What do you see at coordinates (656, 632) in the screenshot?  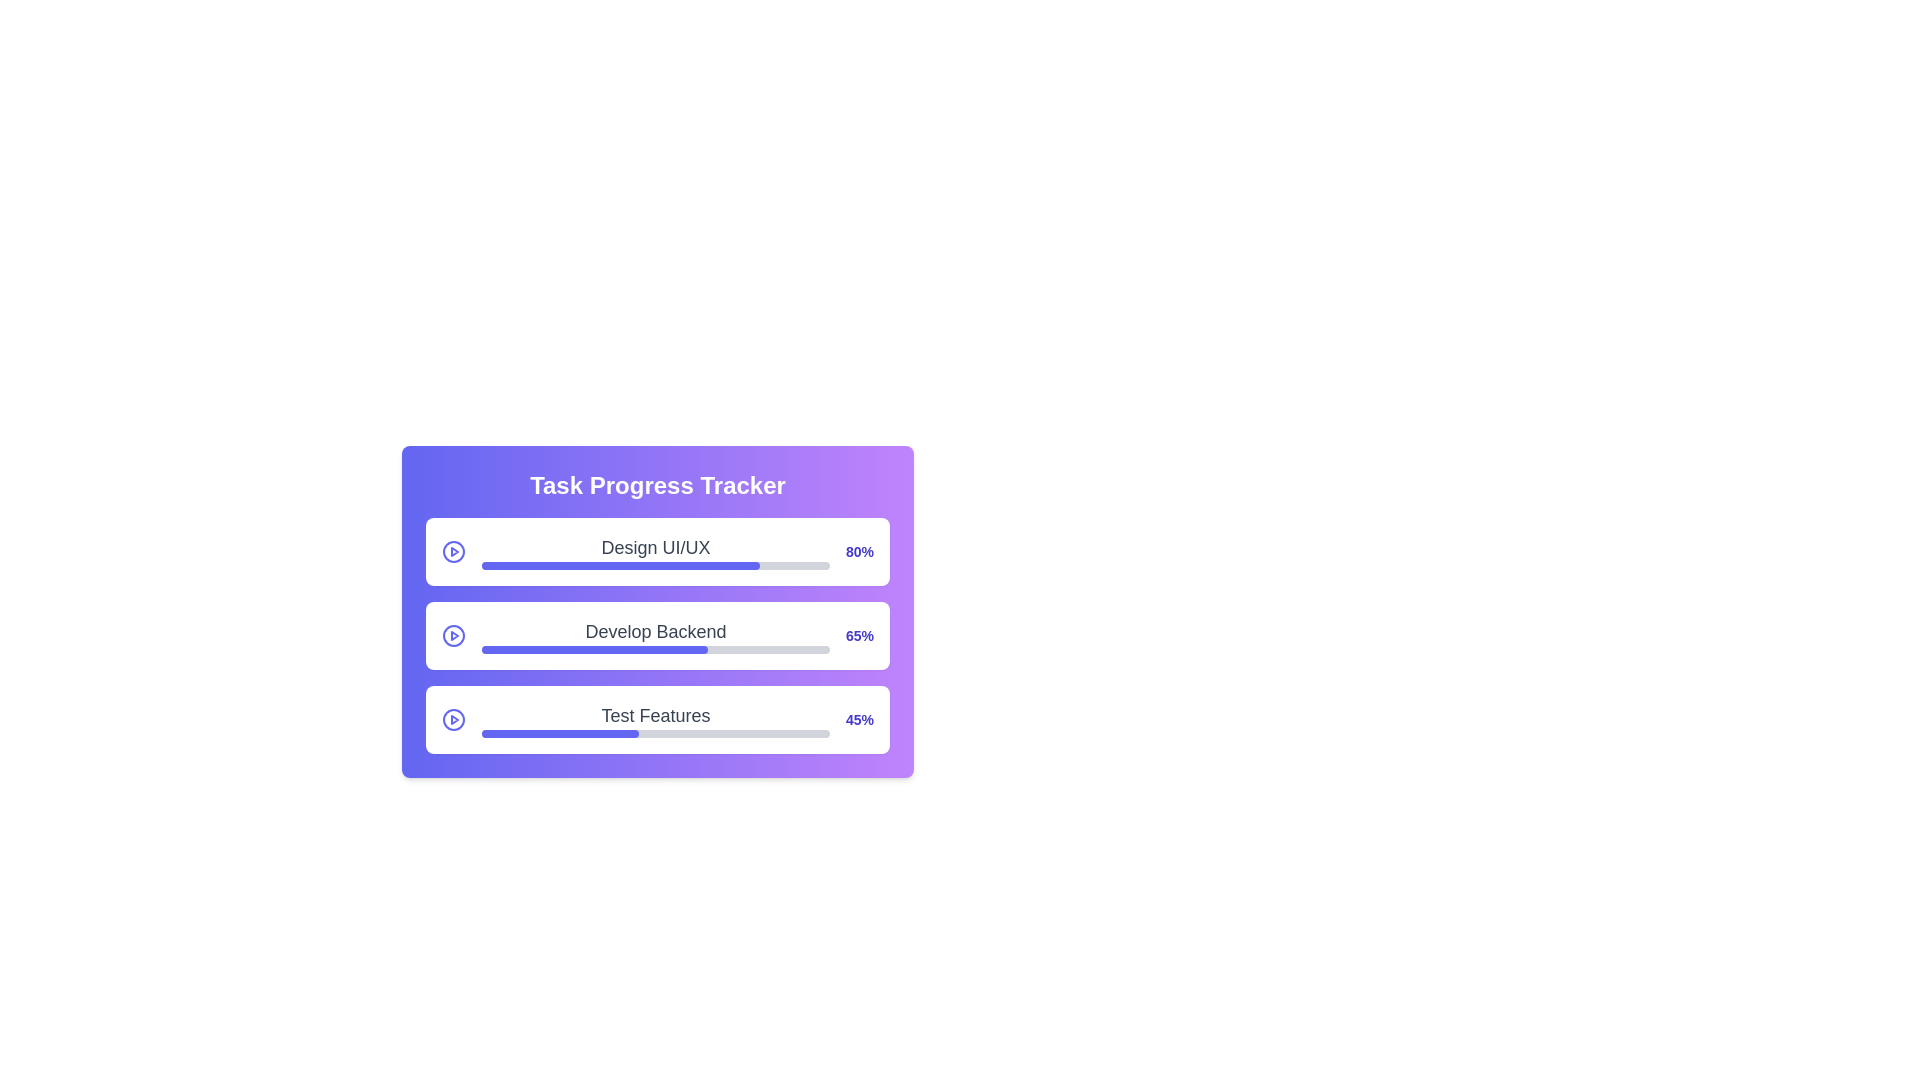 I see `the task label in the 'Task Progress Tracker' section, which is positioned above a progress bar showing '65%'` at bounding box center [656, 632].